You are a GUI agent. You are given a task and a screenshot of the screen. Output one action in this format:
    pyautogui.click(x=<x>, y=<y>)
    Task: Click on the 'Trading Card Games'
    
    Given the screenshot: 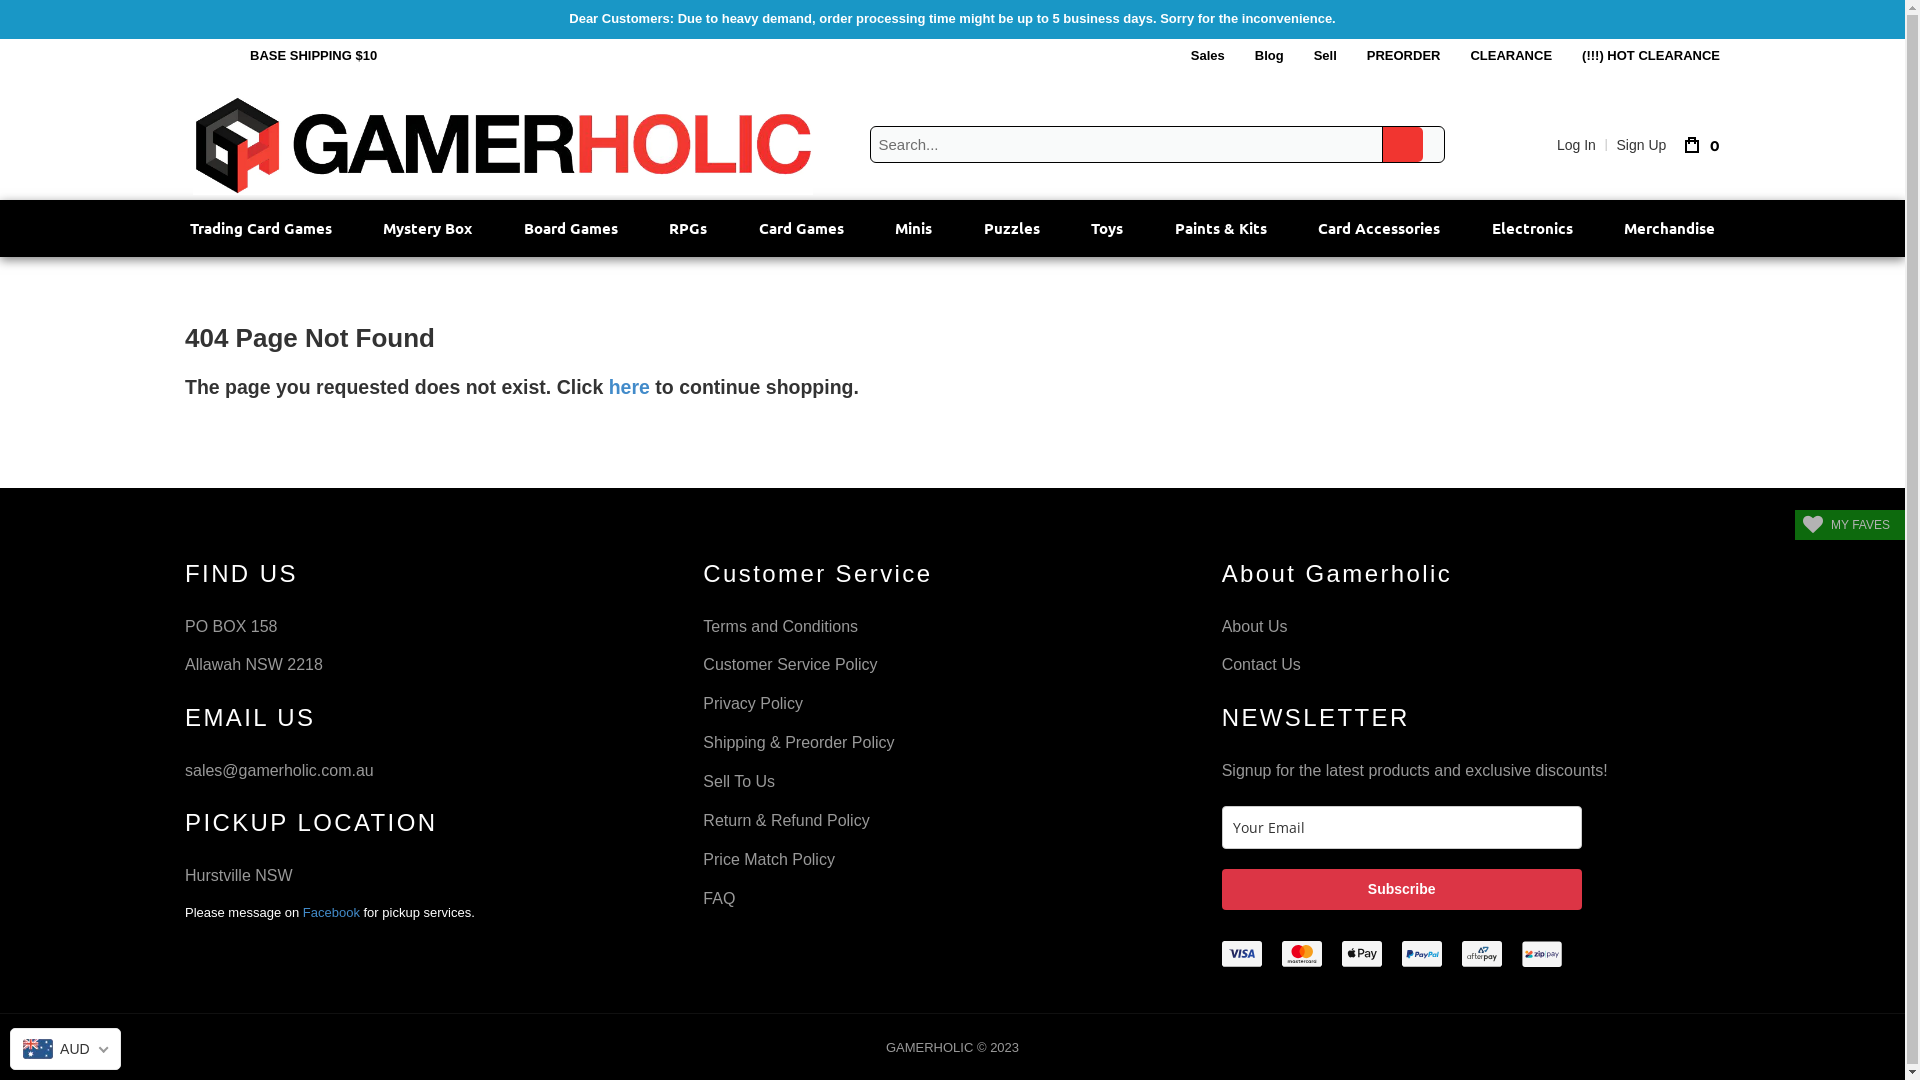 What is the action you would take?
    pyautogui.click(x=259, y=227)
    